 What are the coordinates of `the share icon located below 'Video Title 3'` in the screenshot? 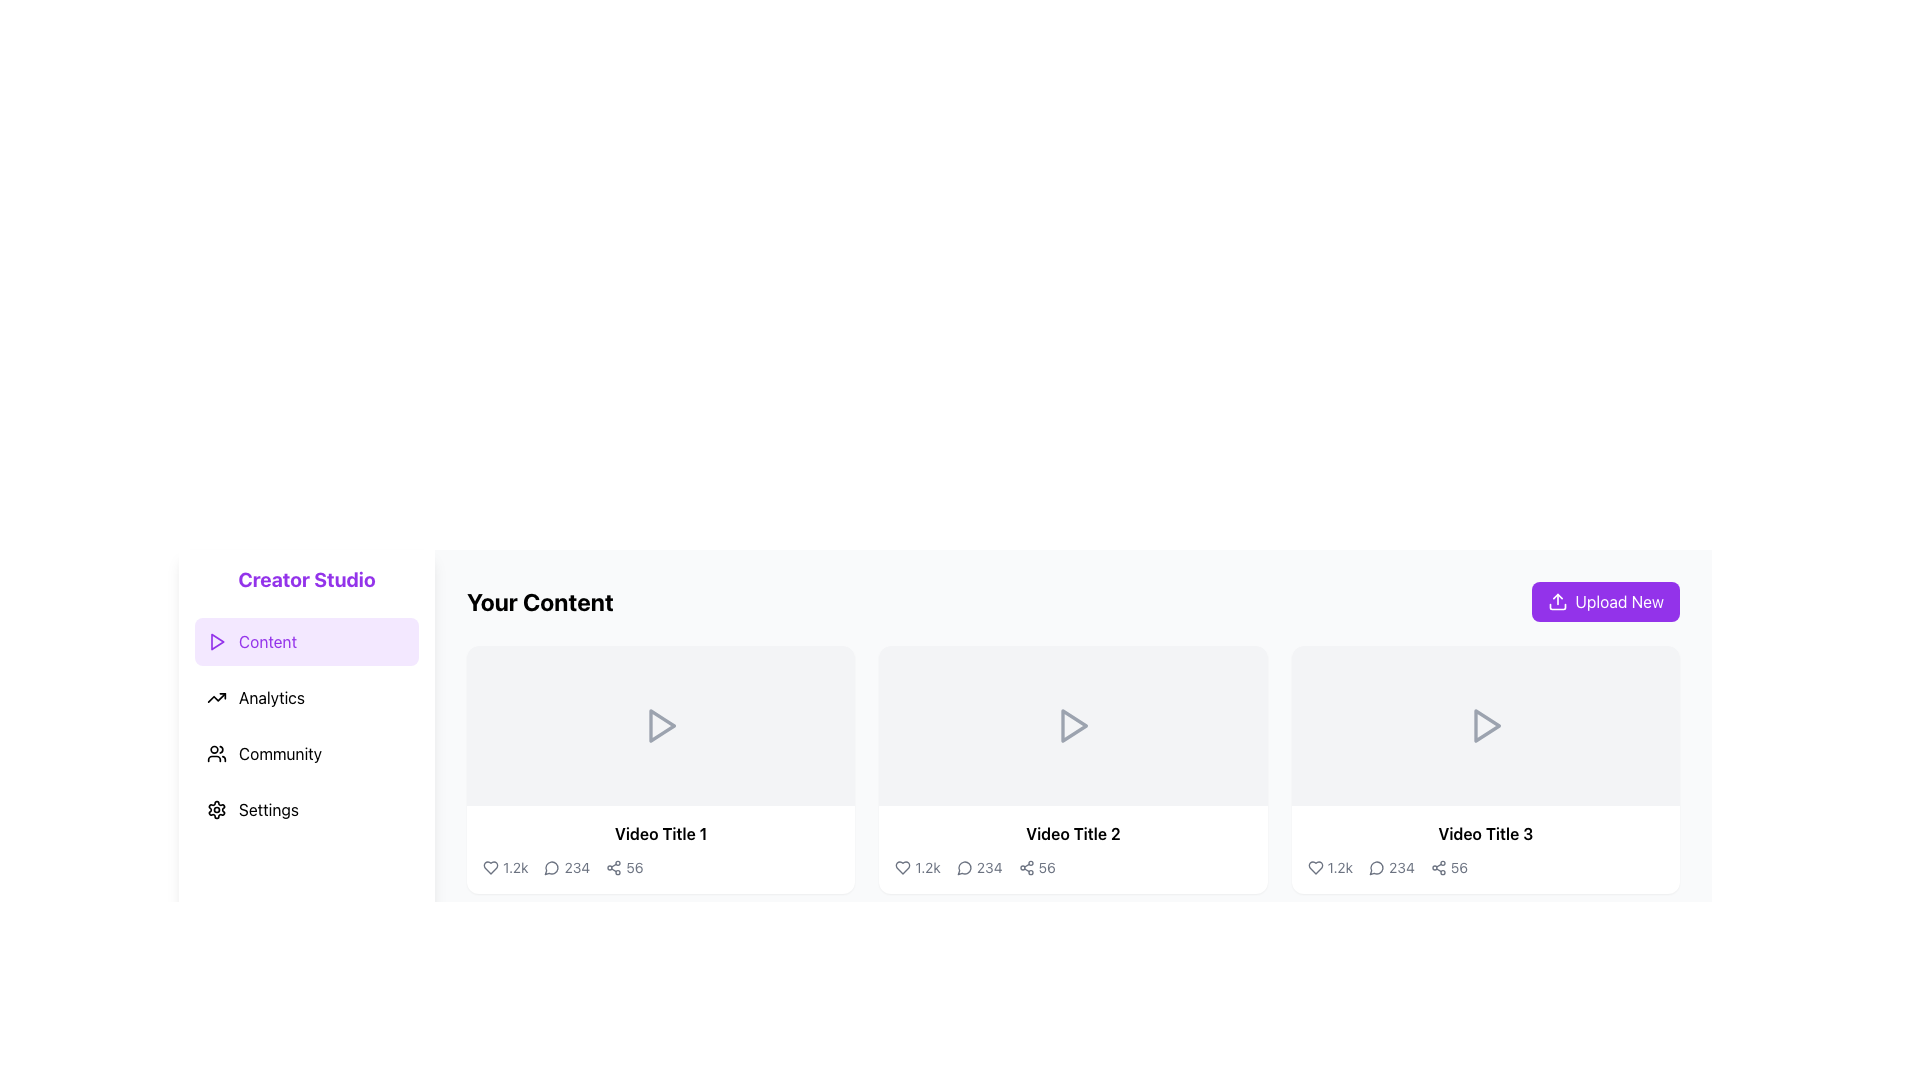 It's located at (1437, 866).